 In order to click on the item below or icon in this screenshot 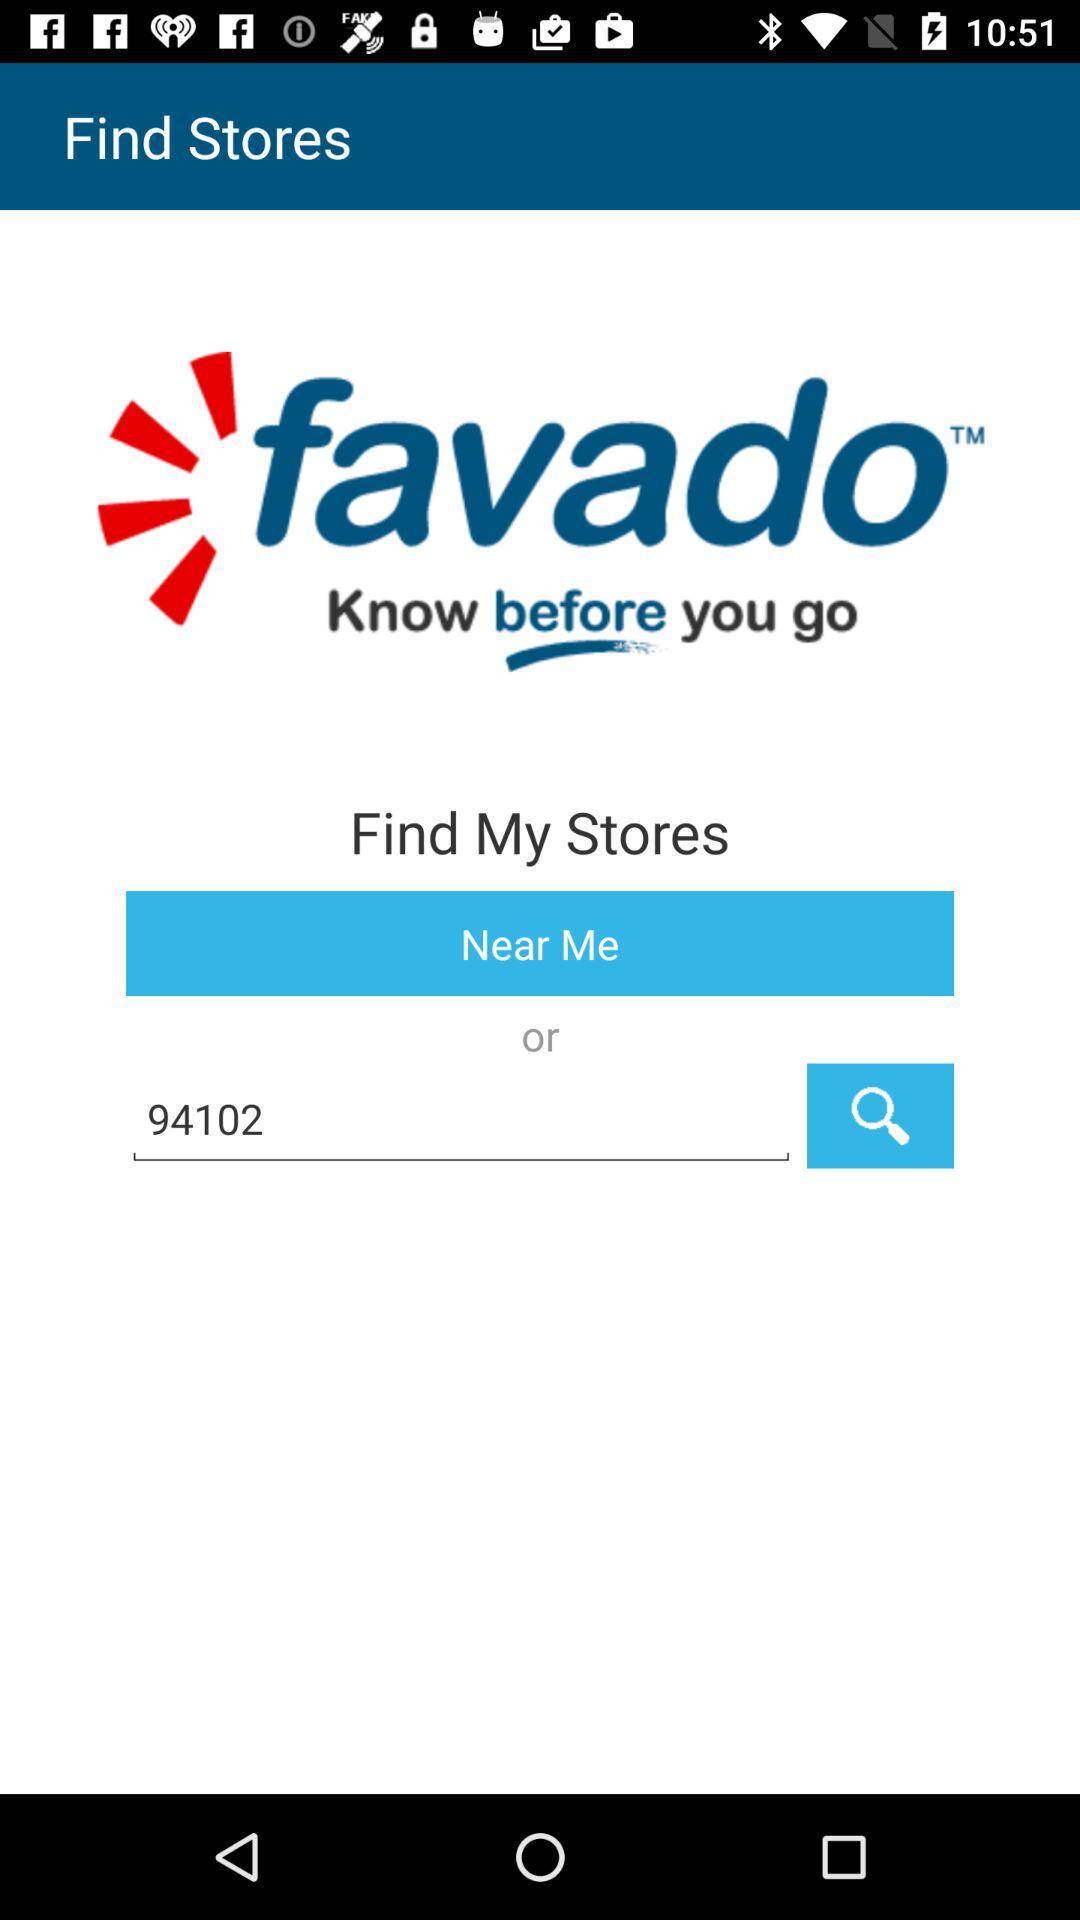, I will do `click(461, 1115)`.